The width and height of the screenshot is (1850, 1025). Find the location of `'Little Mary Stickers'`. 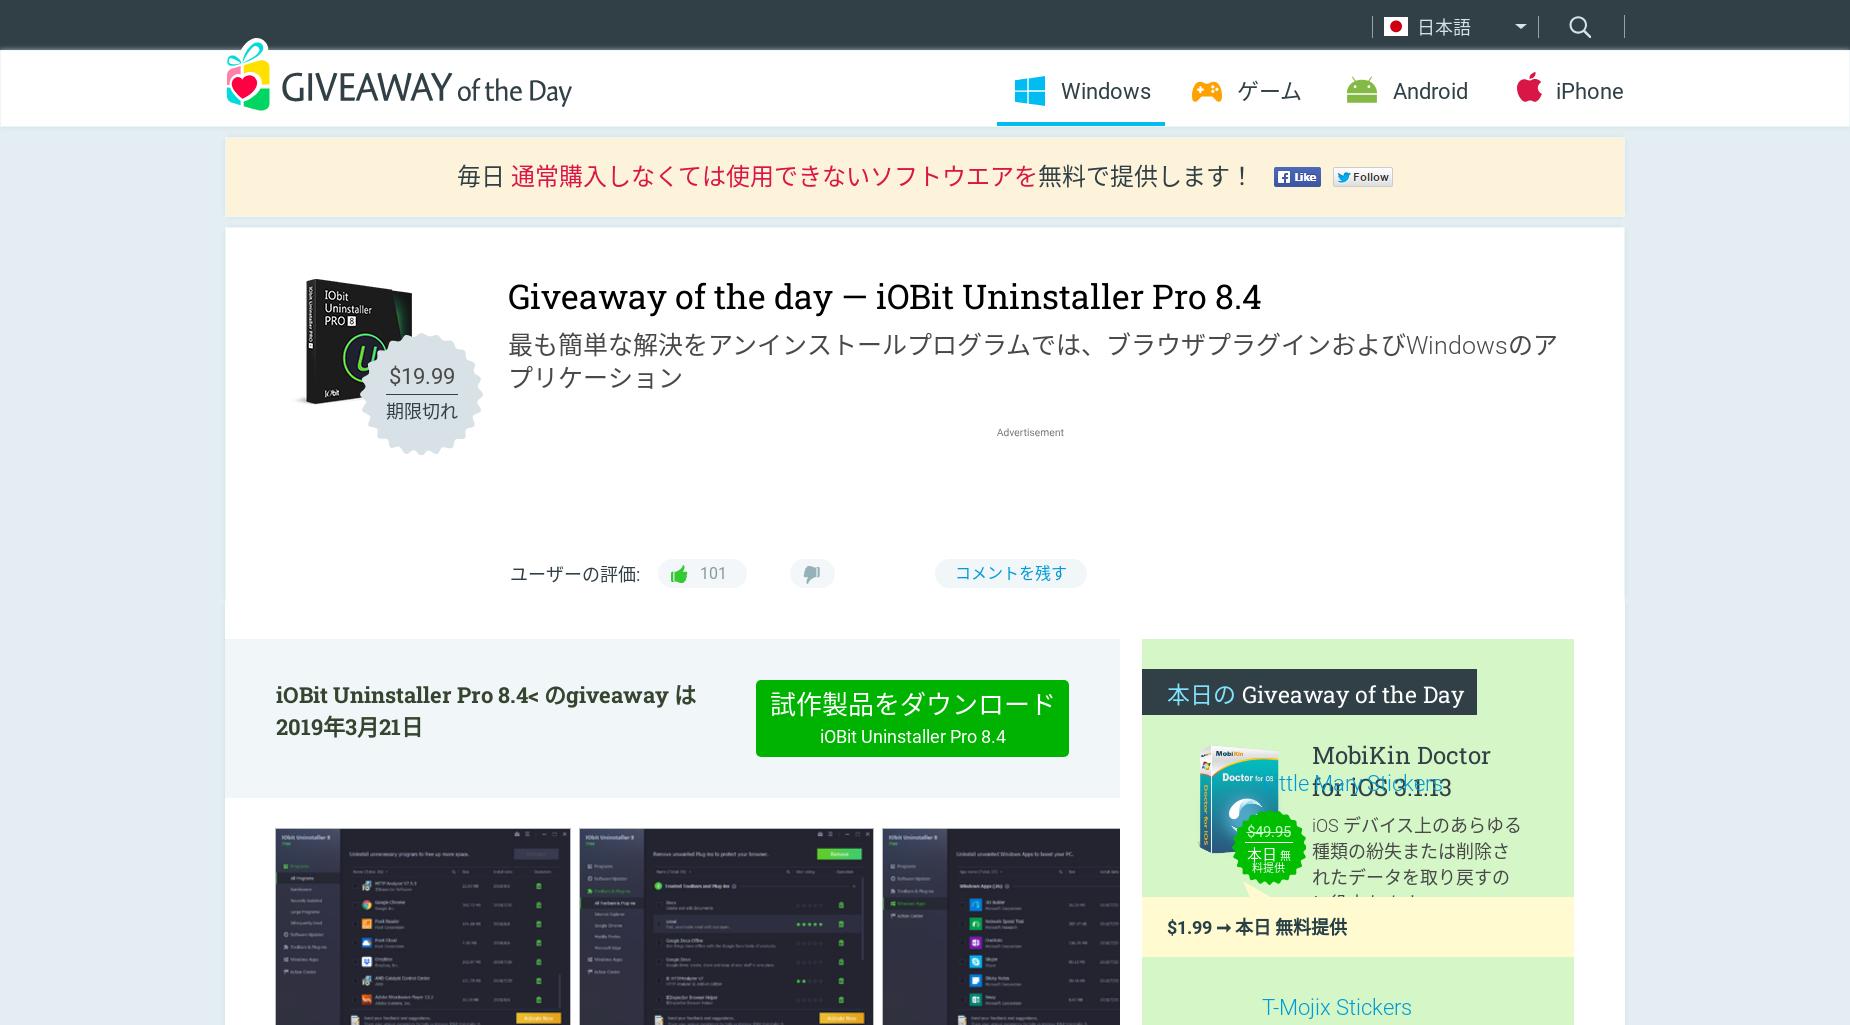

'Little Mary Stickers' is located at coordinates (1351, 783).